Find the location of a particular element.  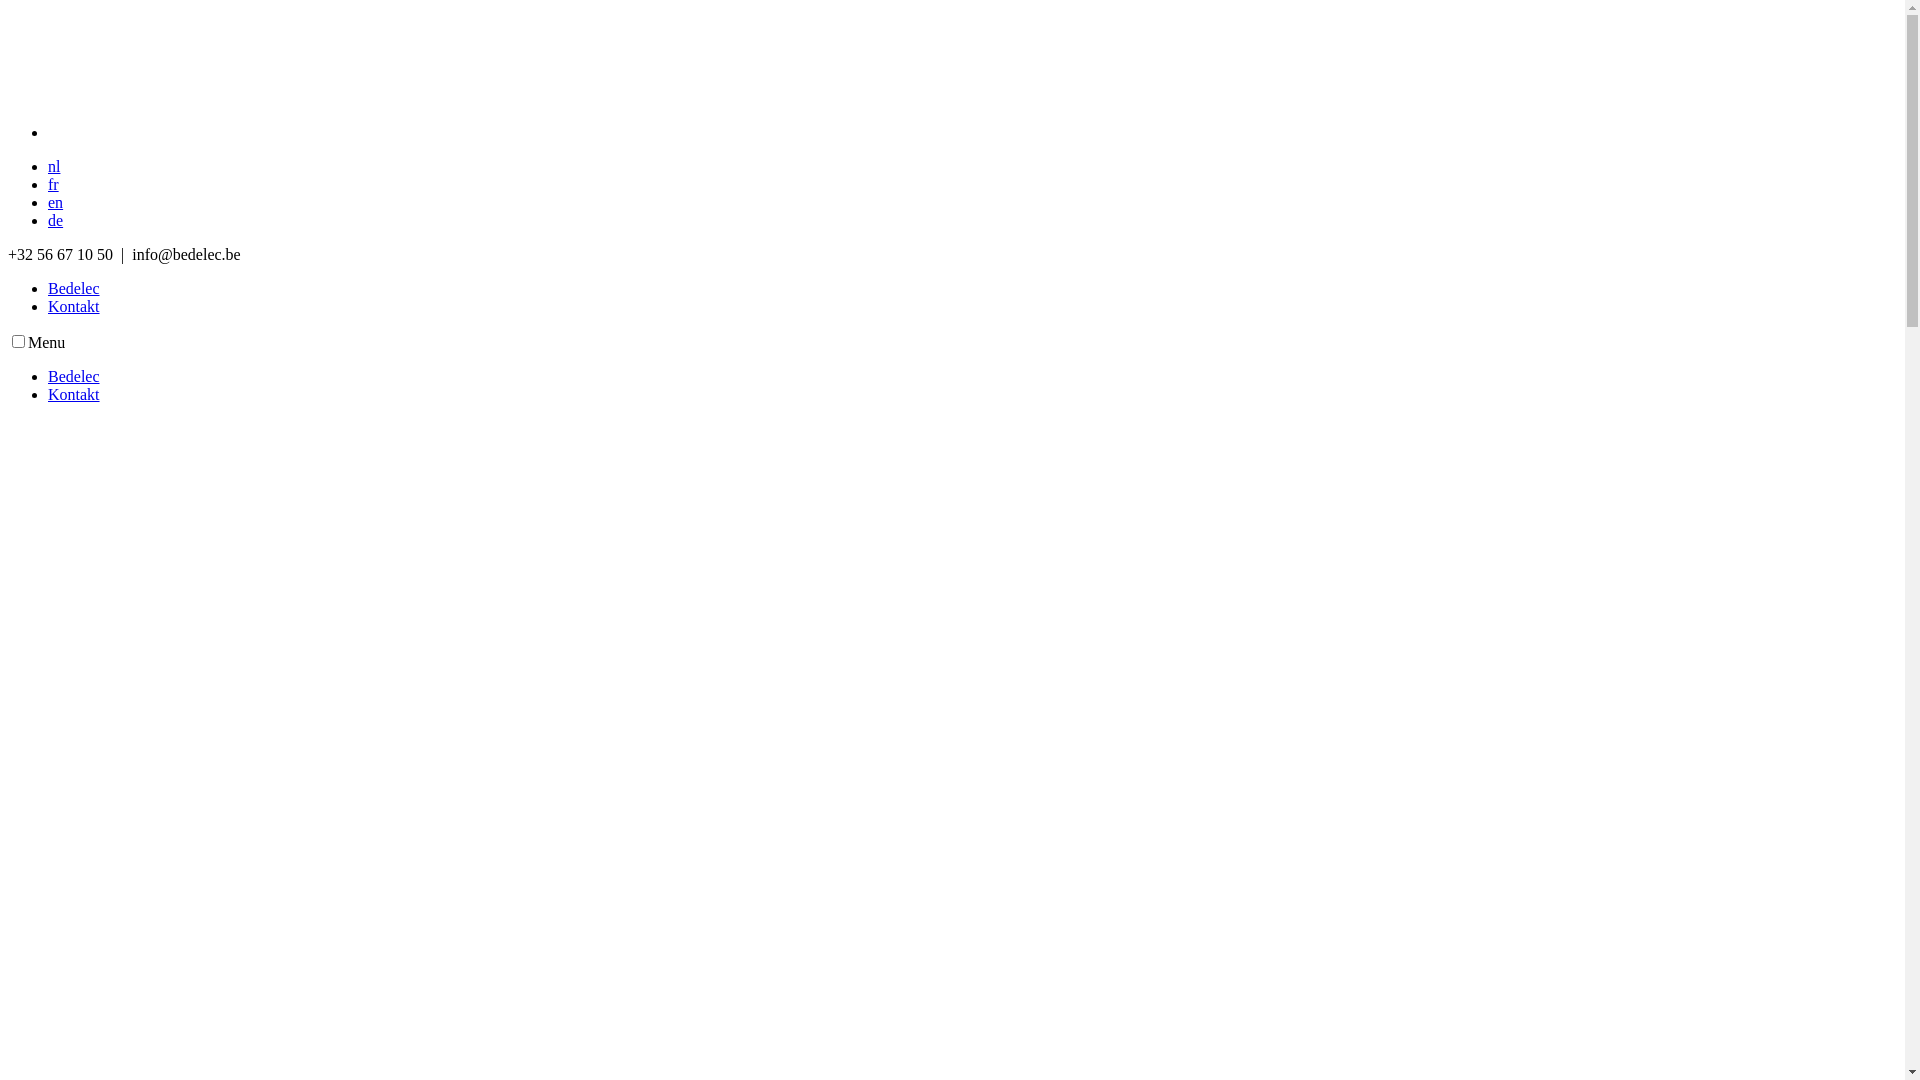

'Kontakt' is located at coordinates (73, 306).